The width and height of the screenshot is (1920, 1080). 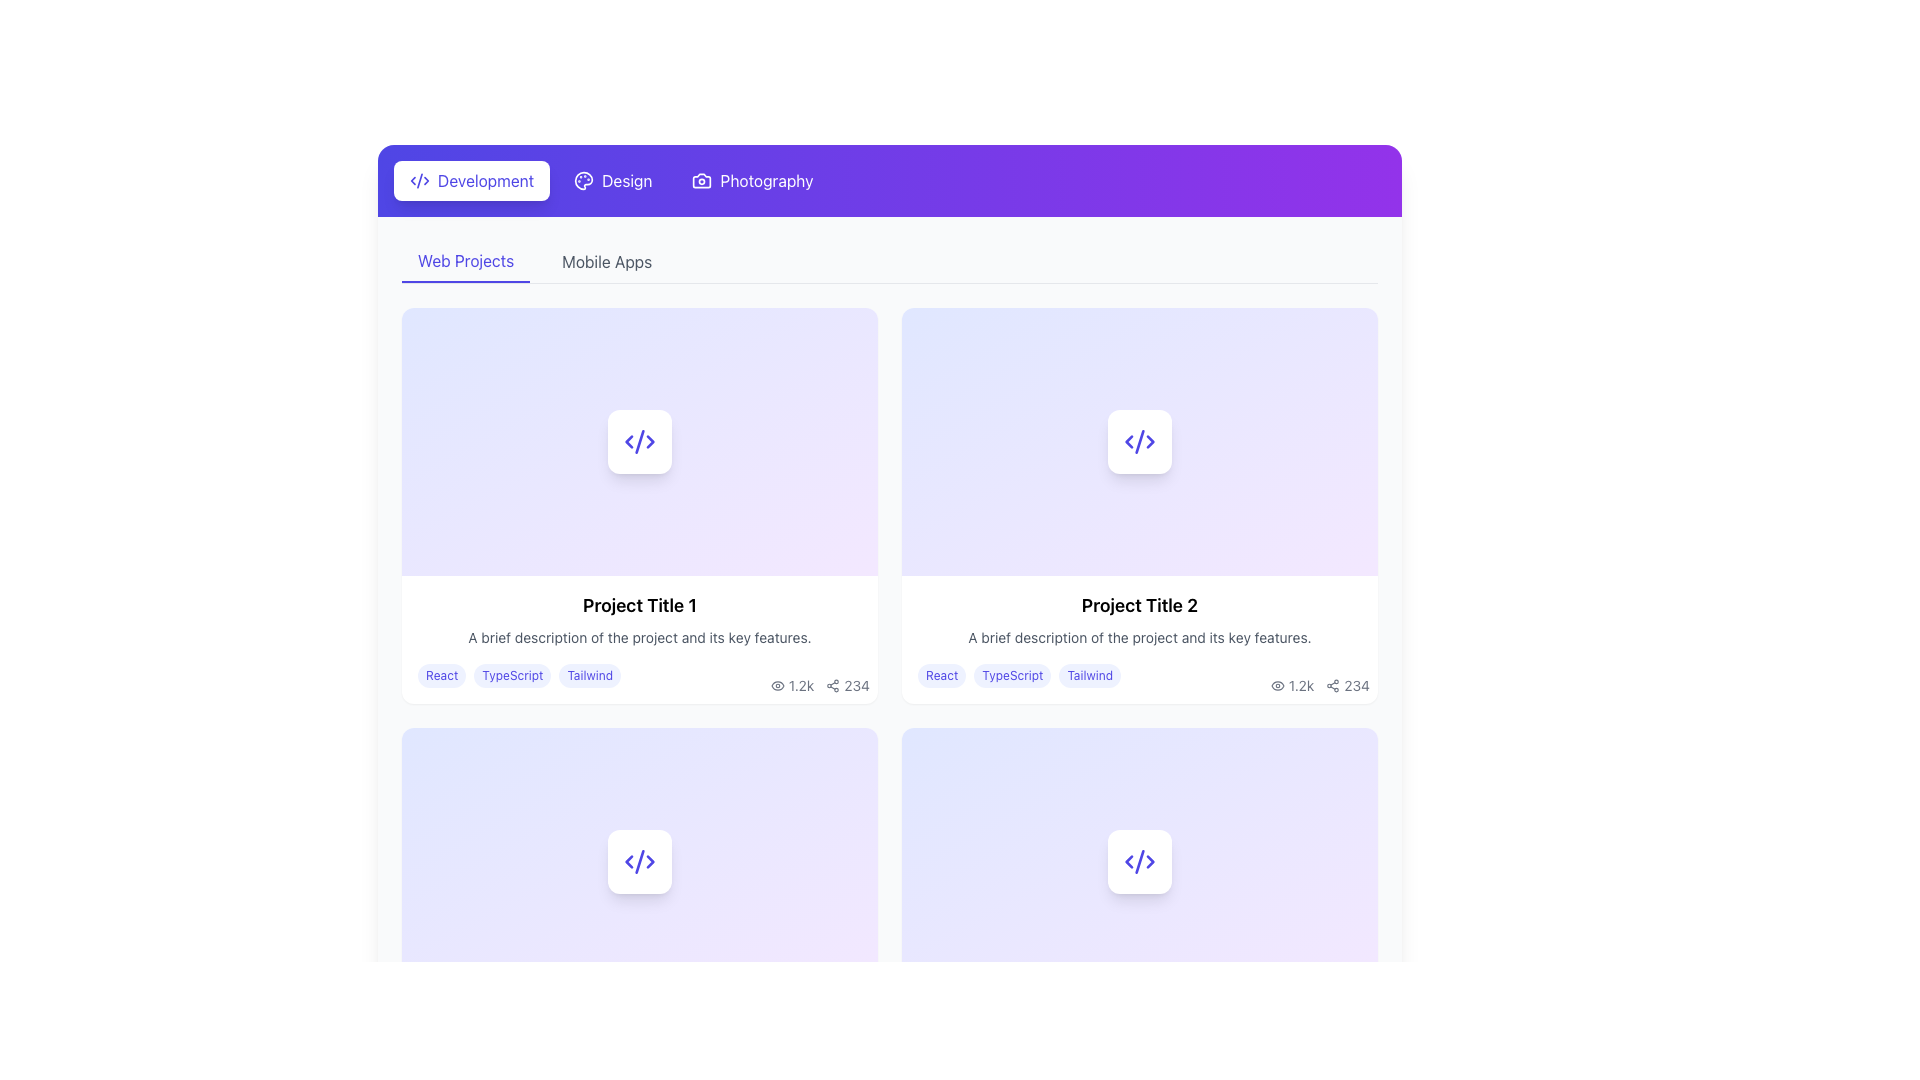 I want to click on the rightward arrow within the coding semantics graphical icon on the project display card titled 'Project Title 1', so click(x=650, y=440).